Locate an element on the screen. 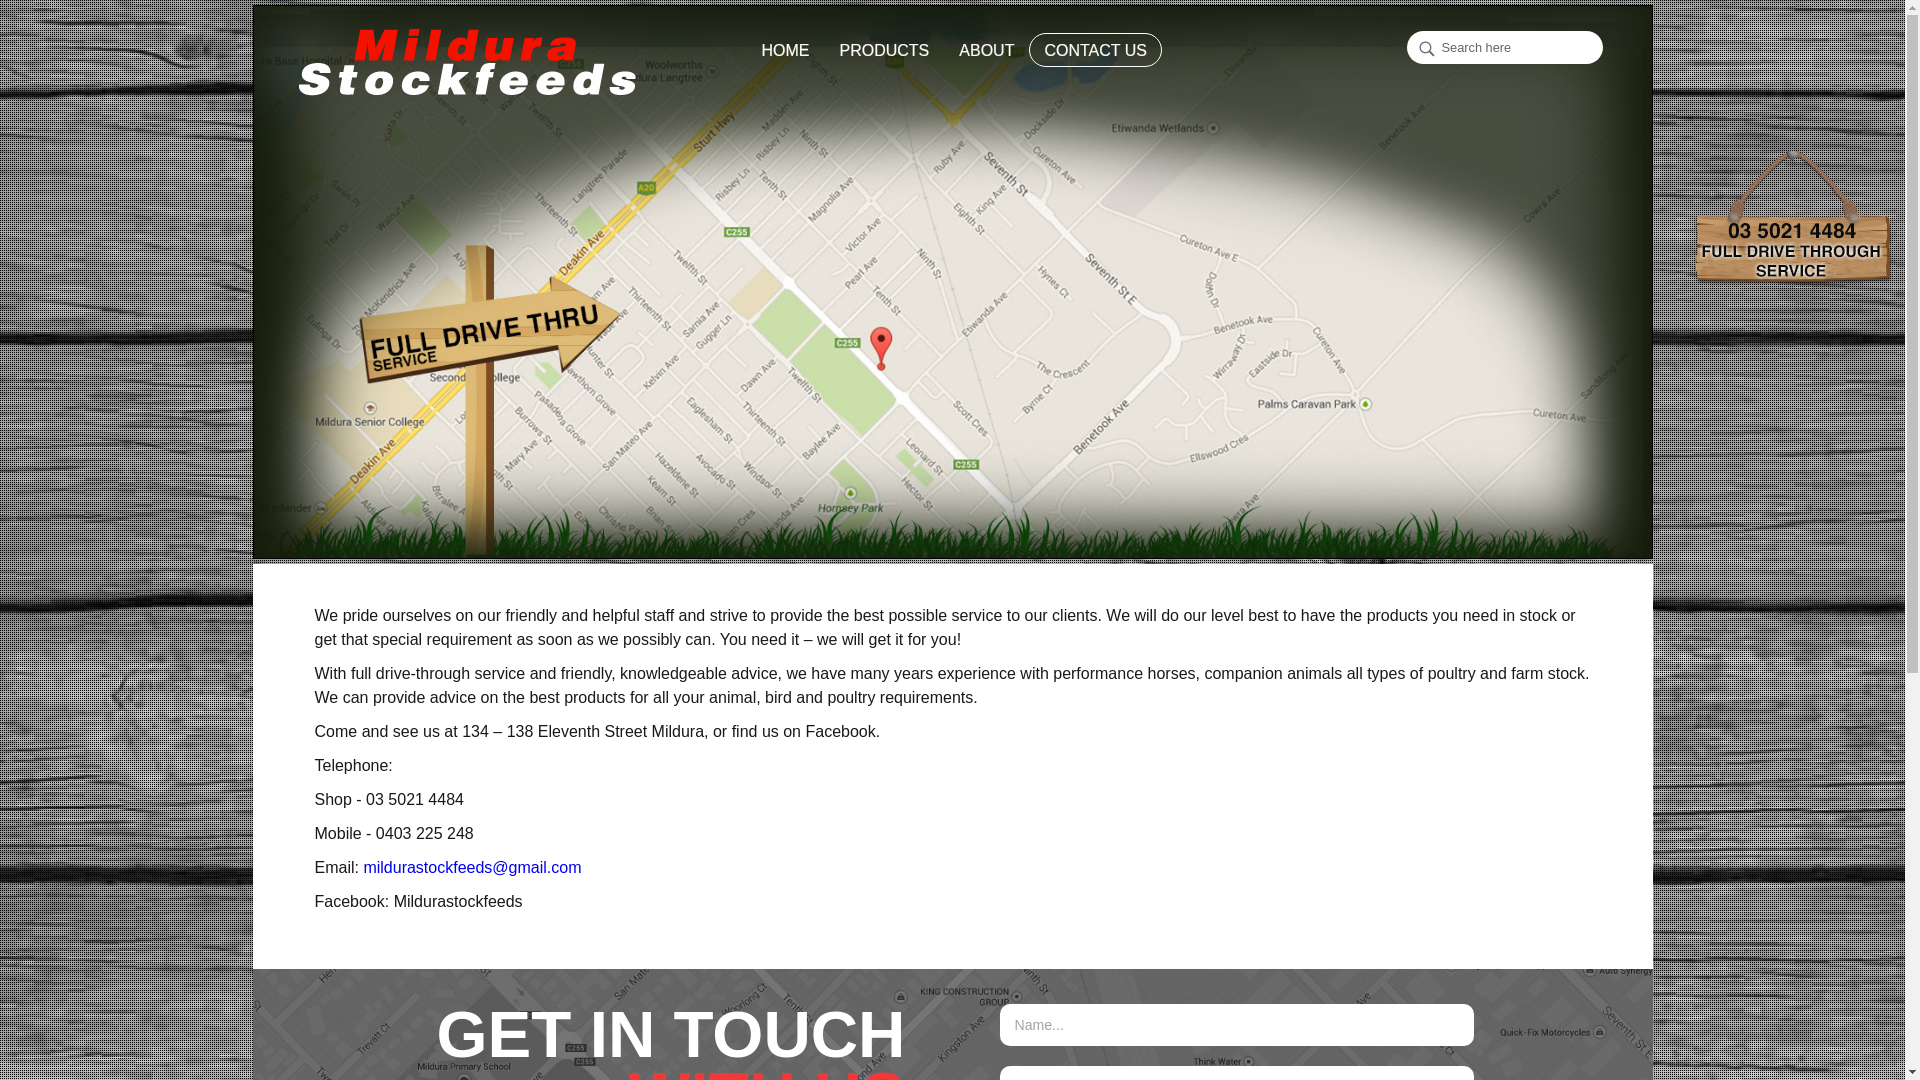  'PRODUCTS' is located at coordinates (883, 49).